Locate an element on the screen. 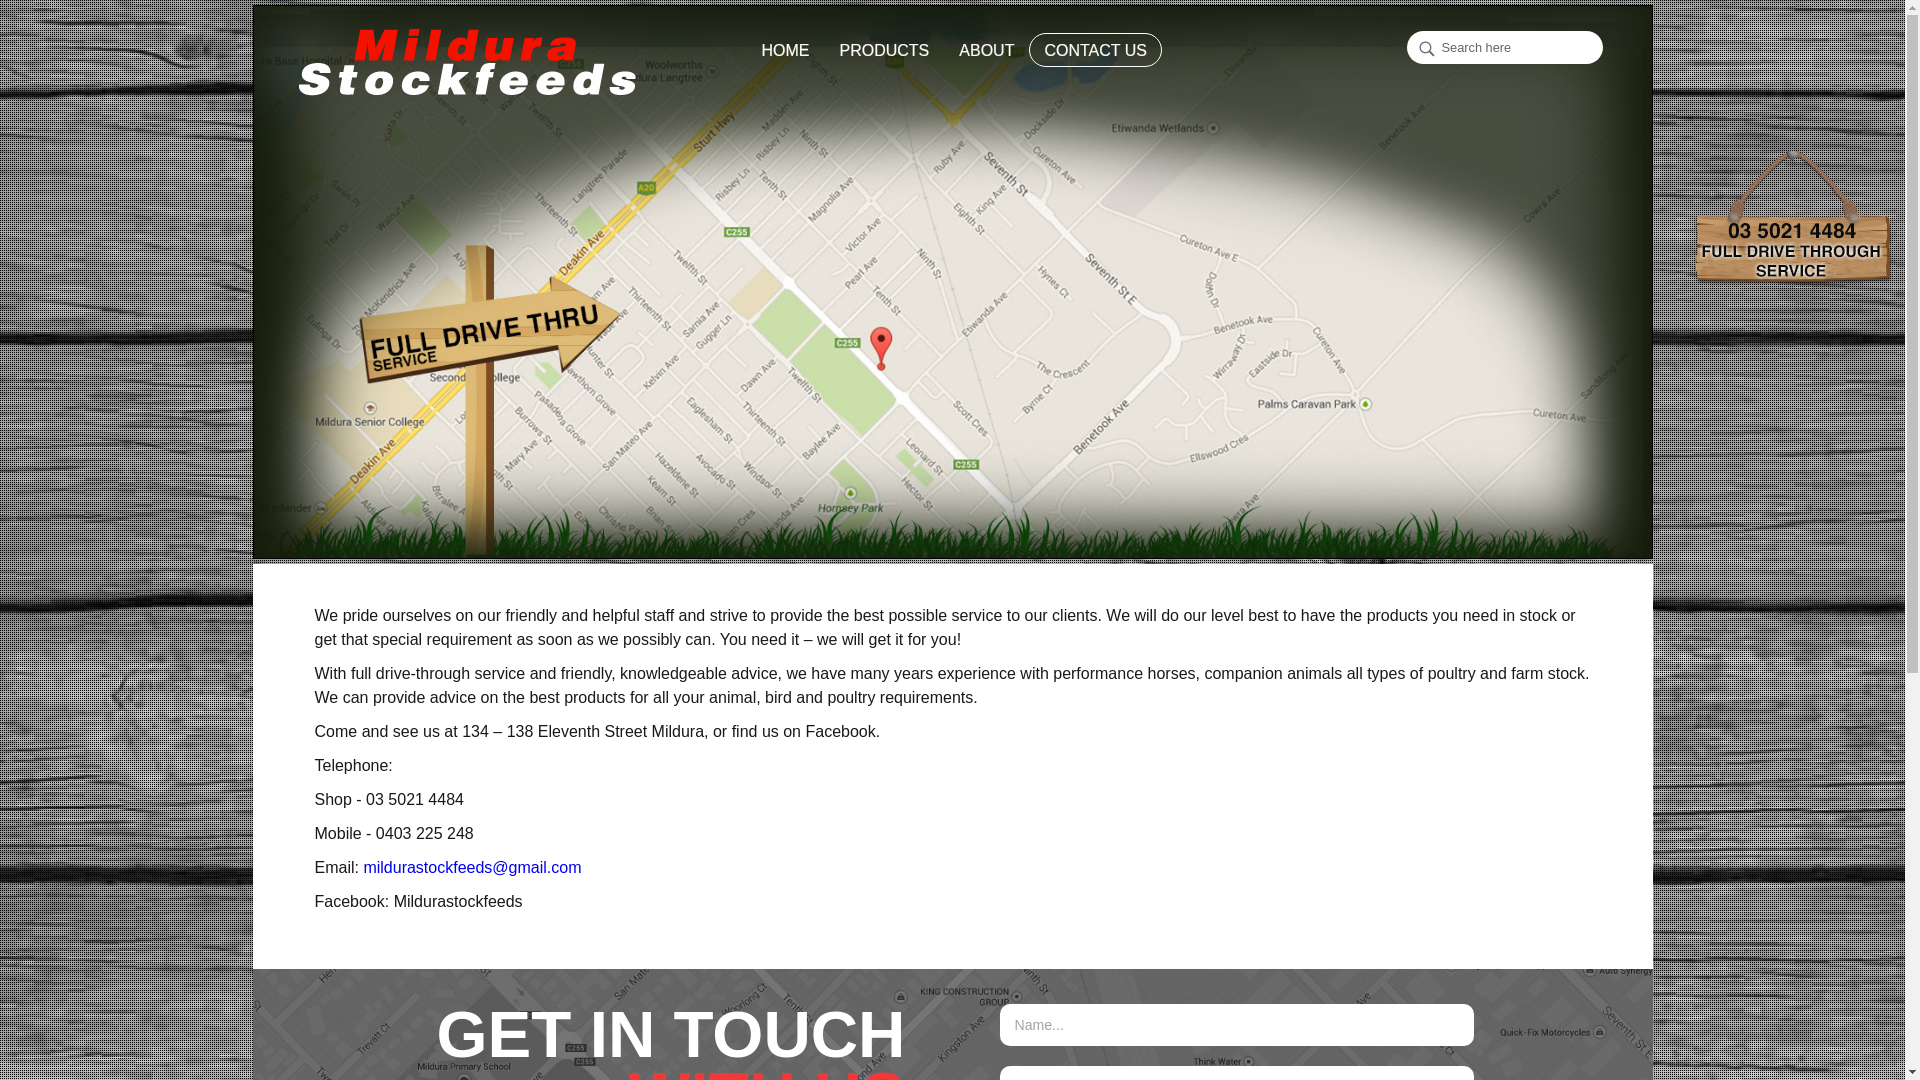  'PRODUCTS' is located at coordinates (883, 49).